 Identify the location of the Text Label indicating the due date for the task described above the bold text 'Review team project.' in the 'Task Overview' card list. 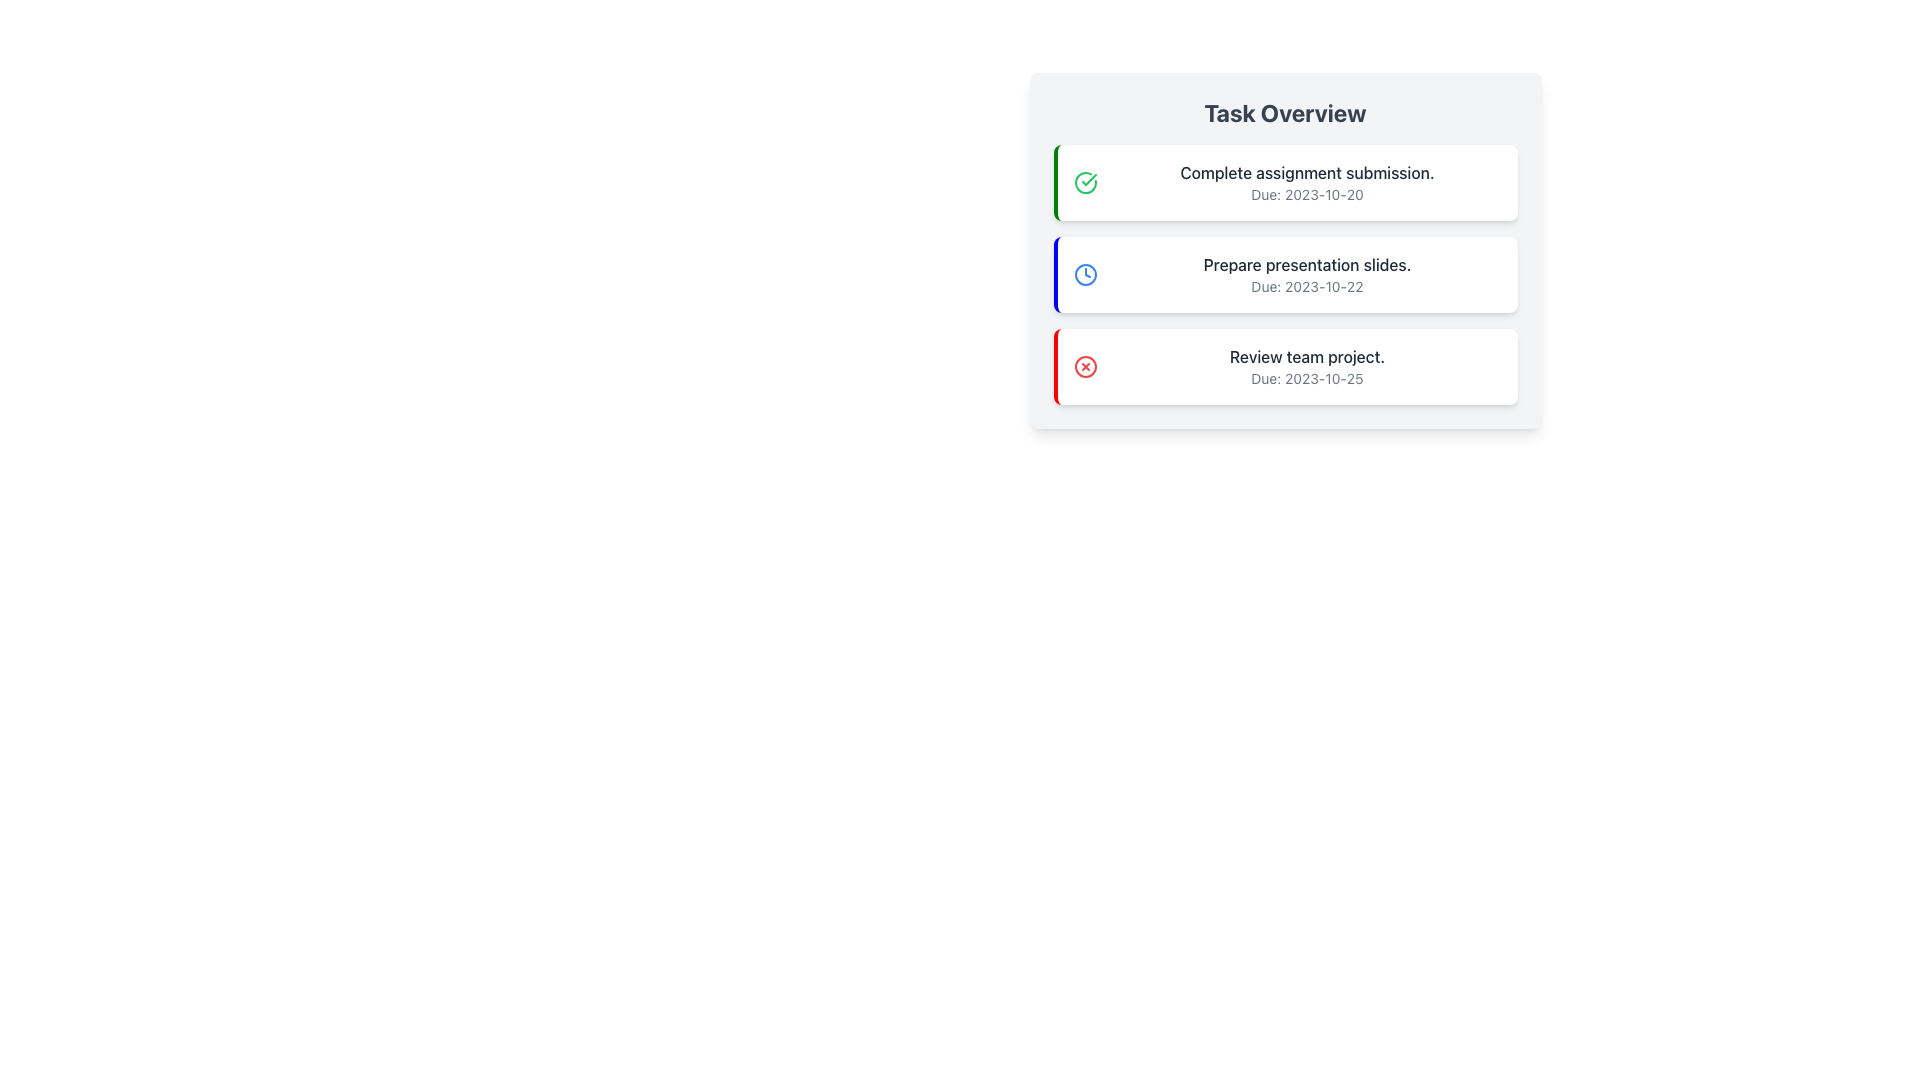
(1307, 378).